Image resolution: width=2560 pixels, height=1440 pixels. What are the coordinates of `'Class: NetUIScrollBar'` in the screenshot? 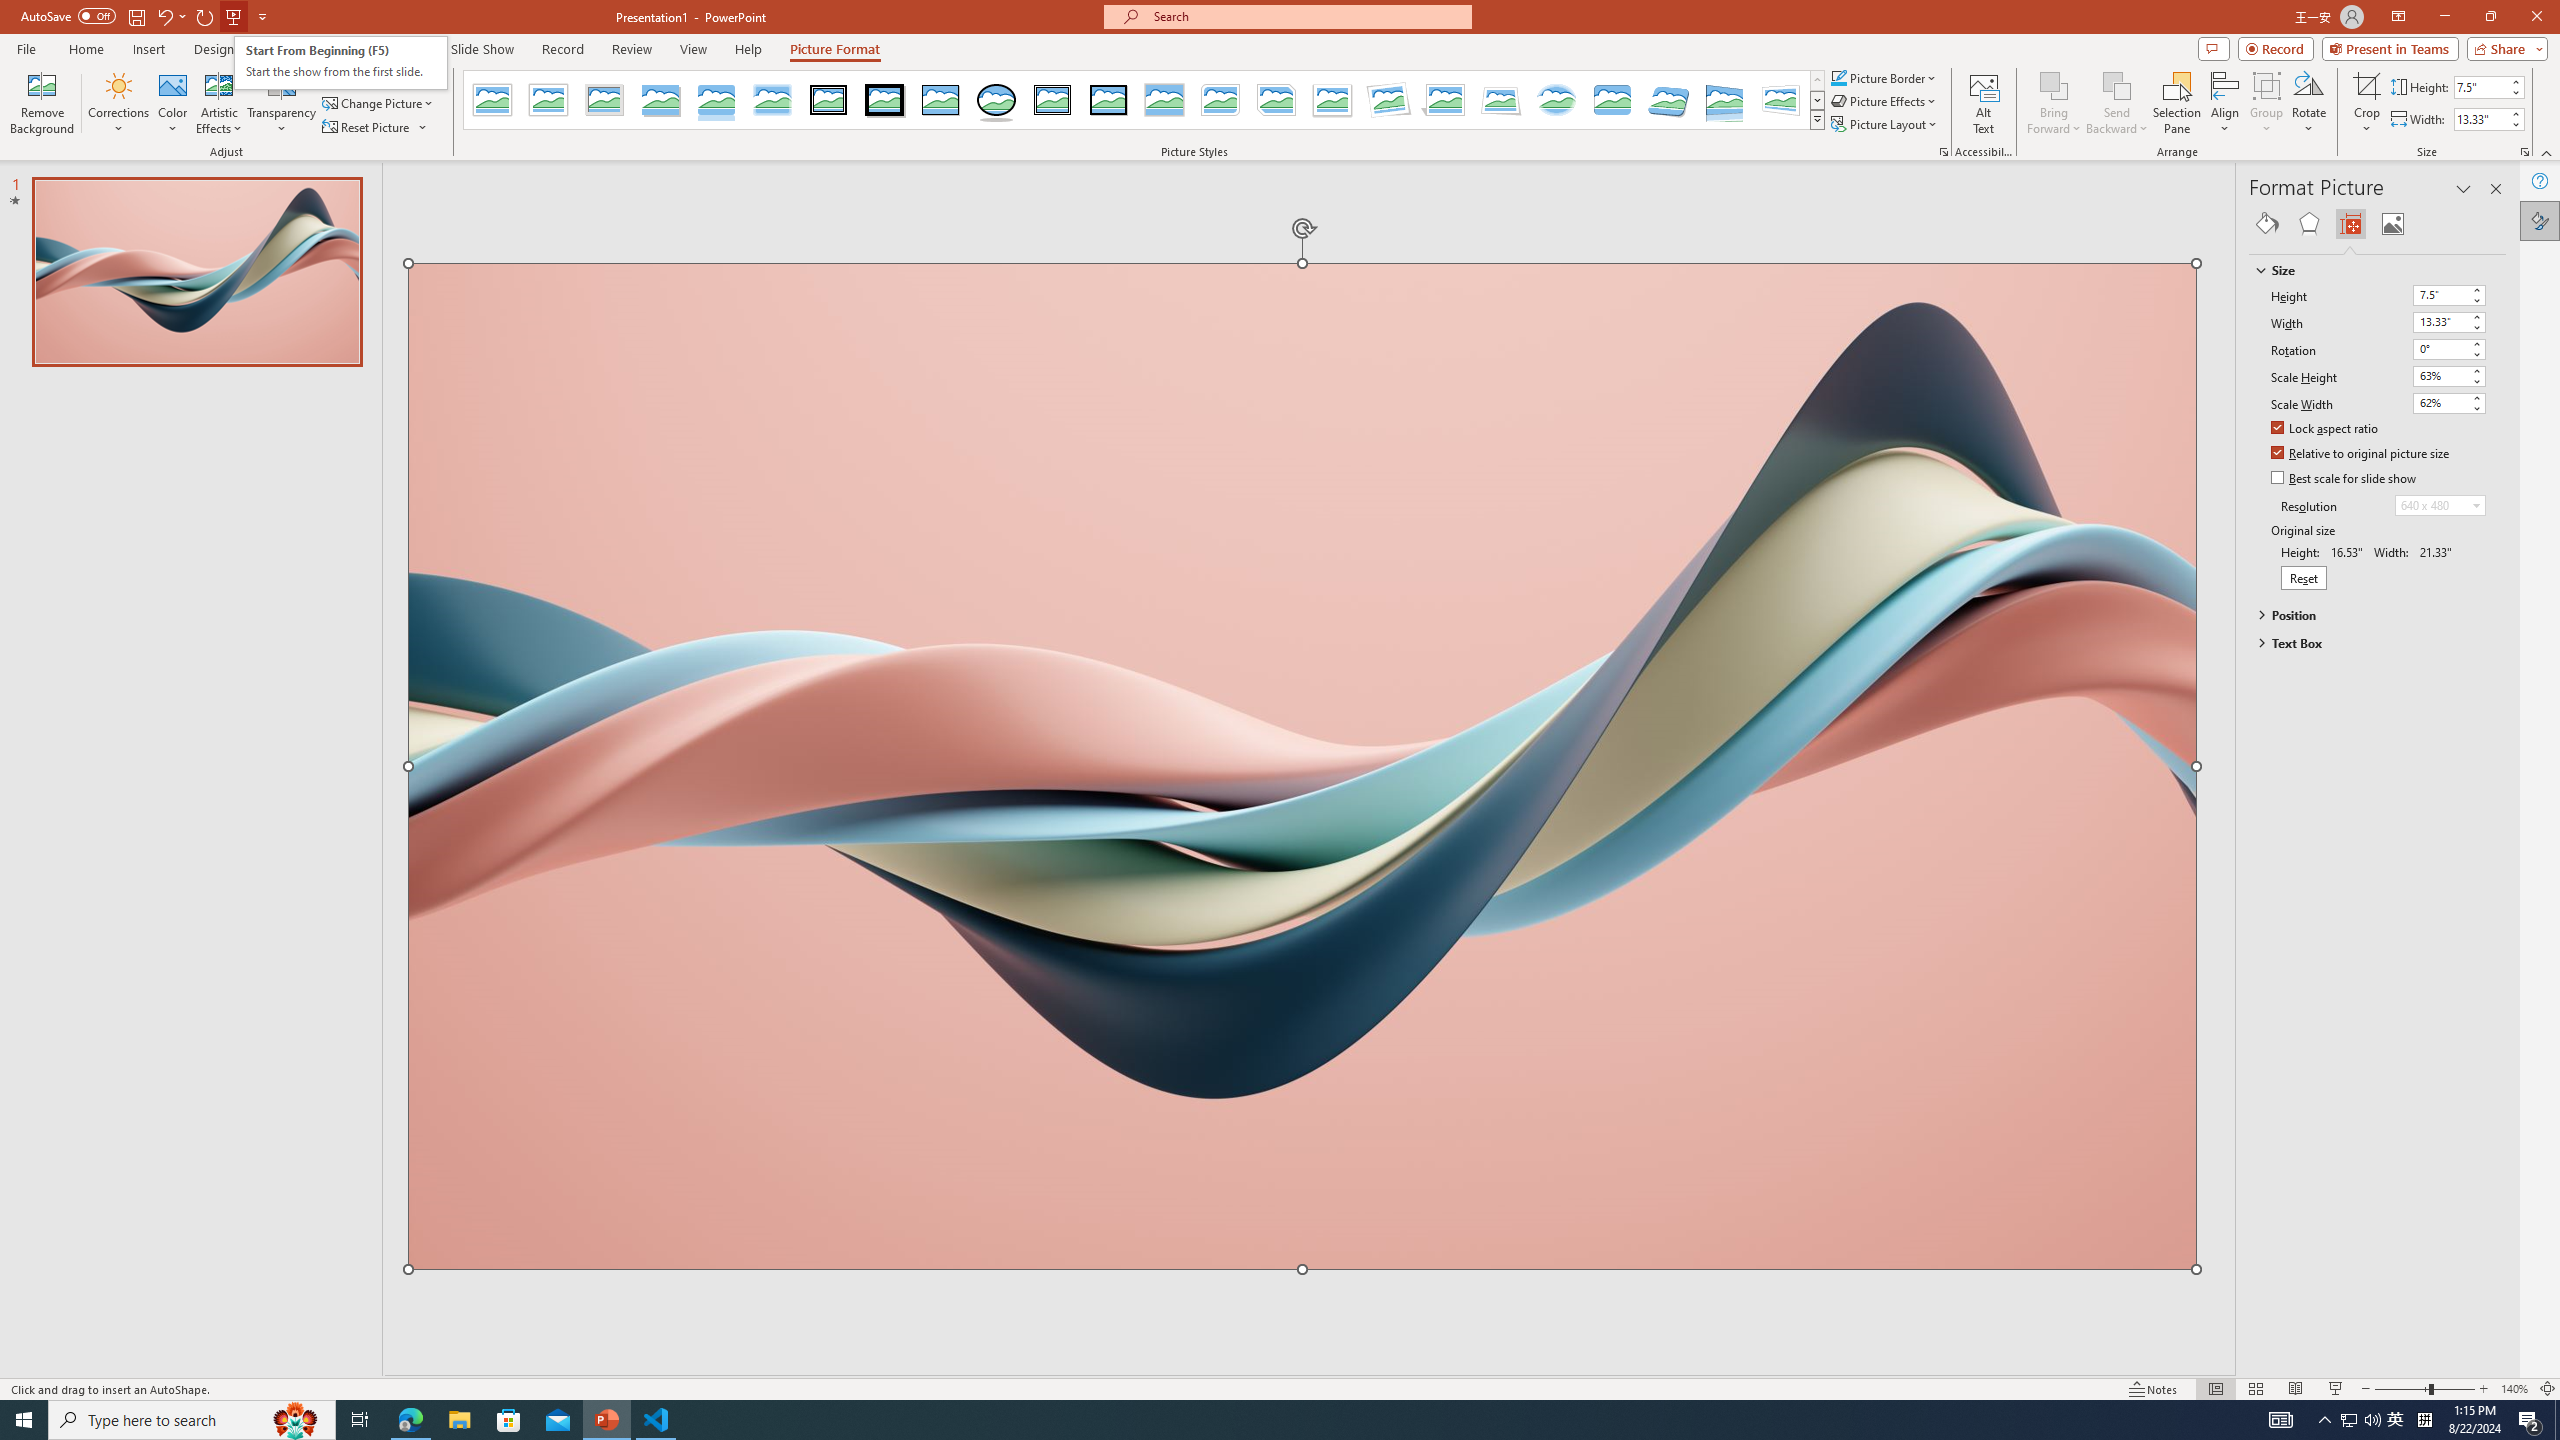 It's located at (2496, 808).